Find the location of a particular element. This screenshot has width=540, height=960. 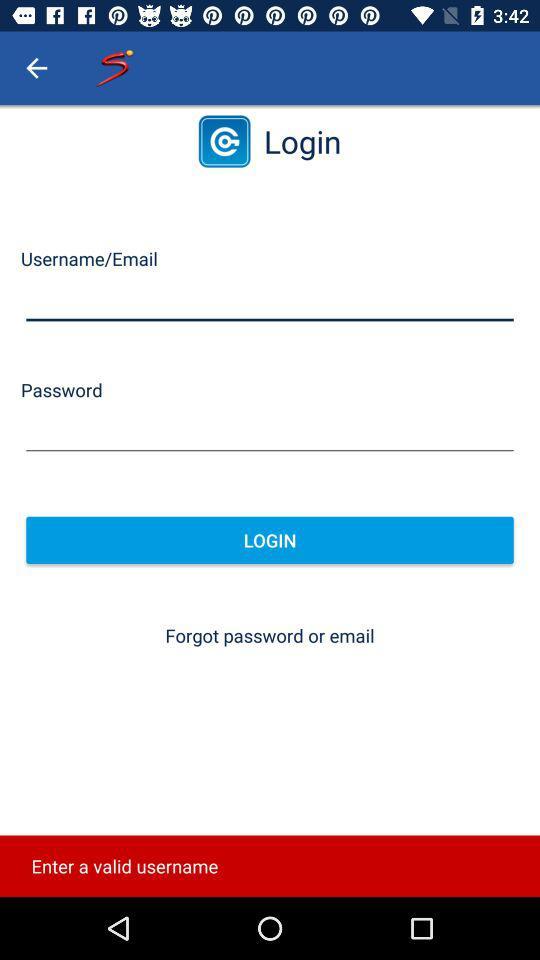

item below login item is located at coordinates (270, 634).